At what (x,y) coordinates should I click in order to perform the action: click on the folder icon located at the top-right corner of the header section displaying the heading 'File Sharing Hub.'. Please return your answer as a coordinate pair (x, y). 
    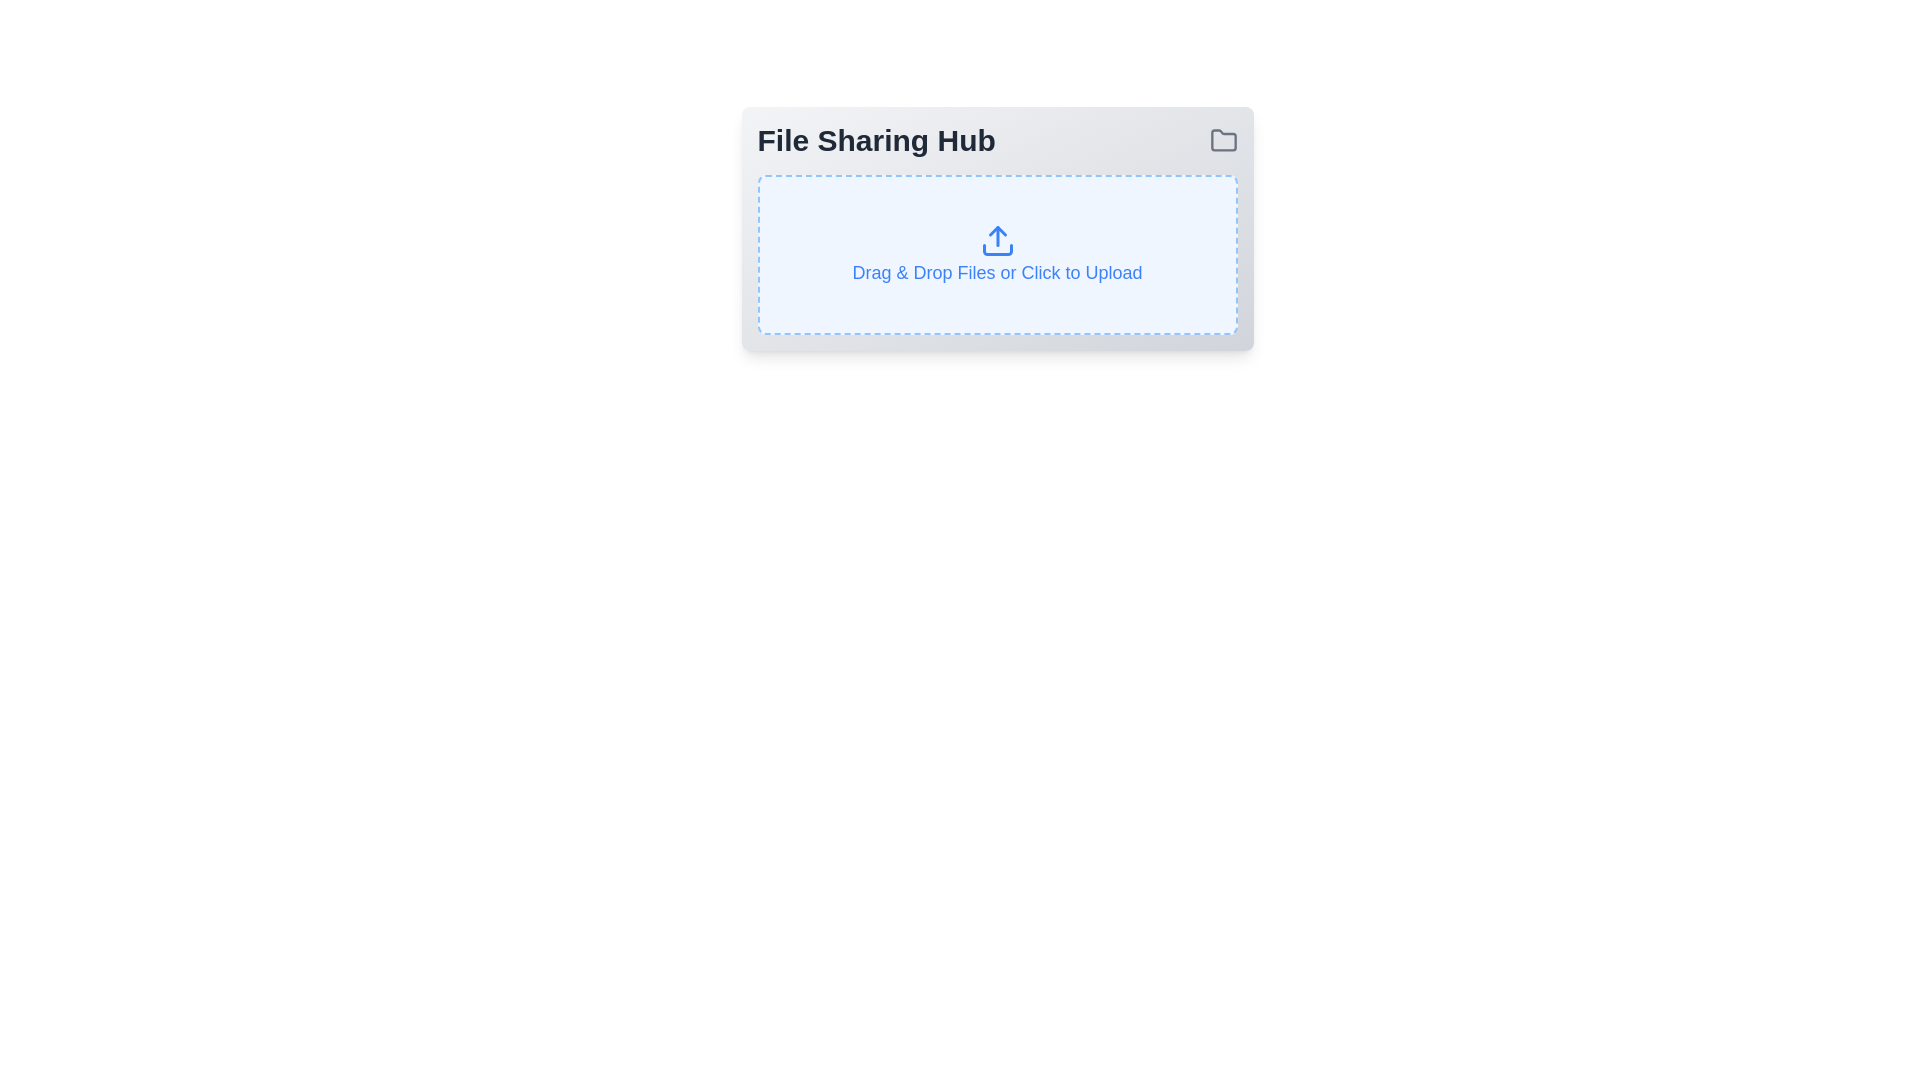
    Looking at the image, I should click on (1222, 140).